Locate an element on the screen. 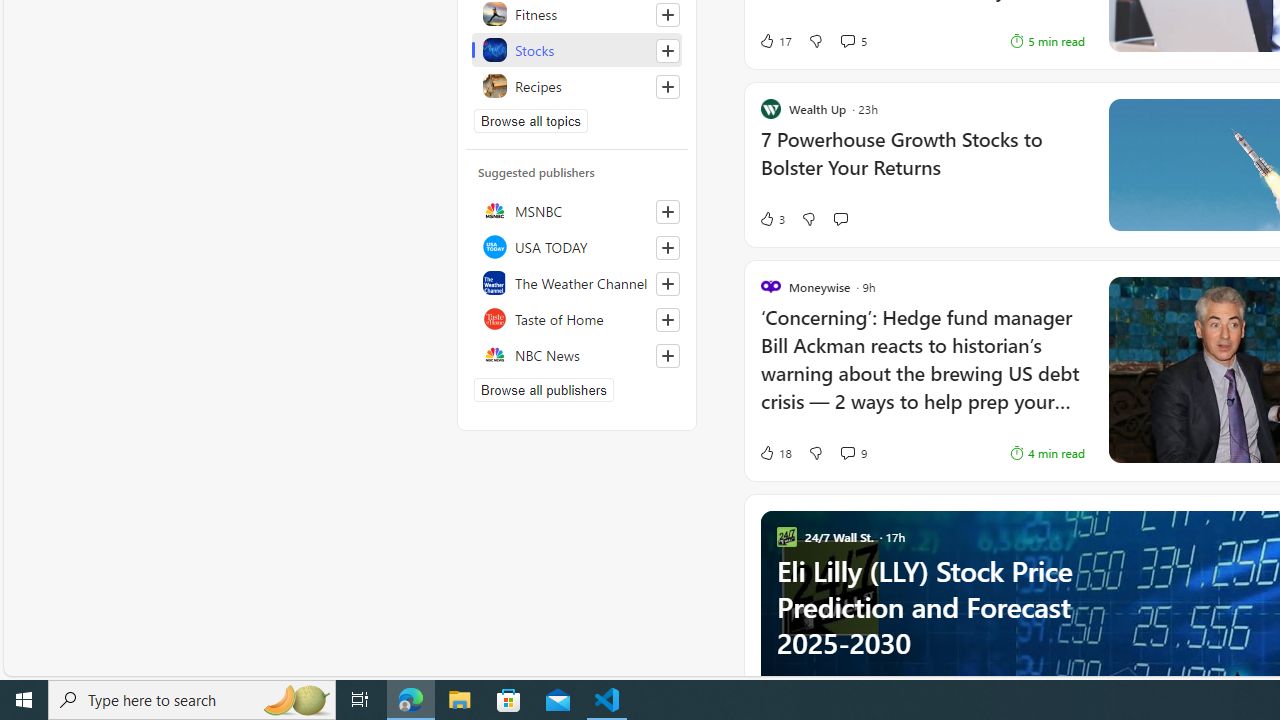  '18 Like' is located at coordinates (774, 452).